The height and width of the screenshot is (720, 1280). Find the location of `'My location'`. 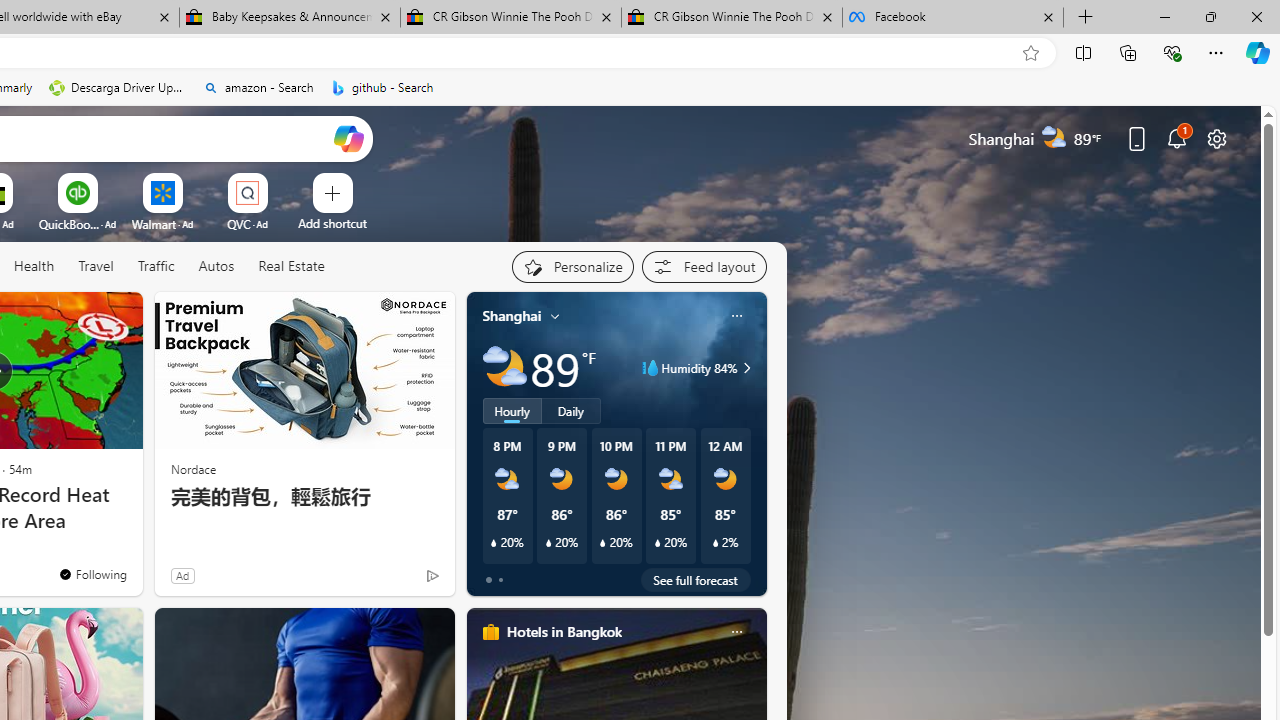

'My location' is located at coordinates (555, 315).